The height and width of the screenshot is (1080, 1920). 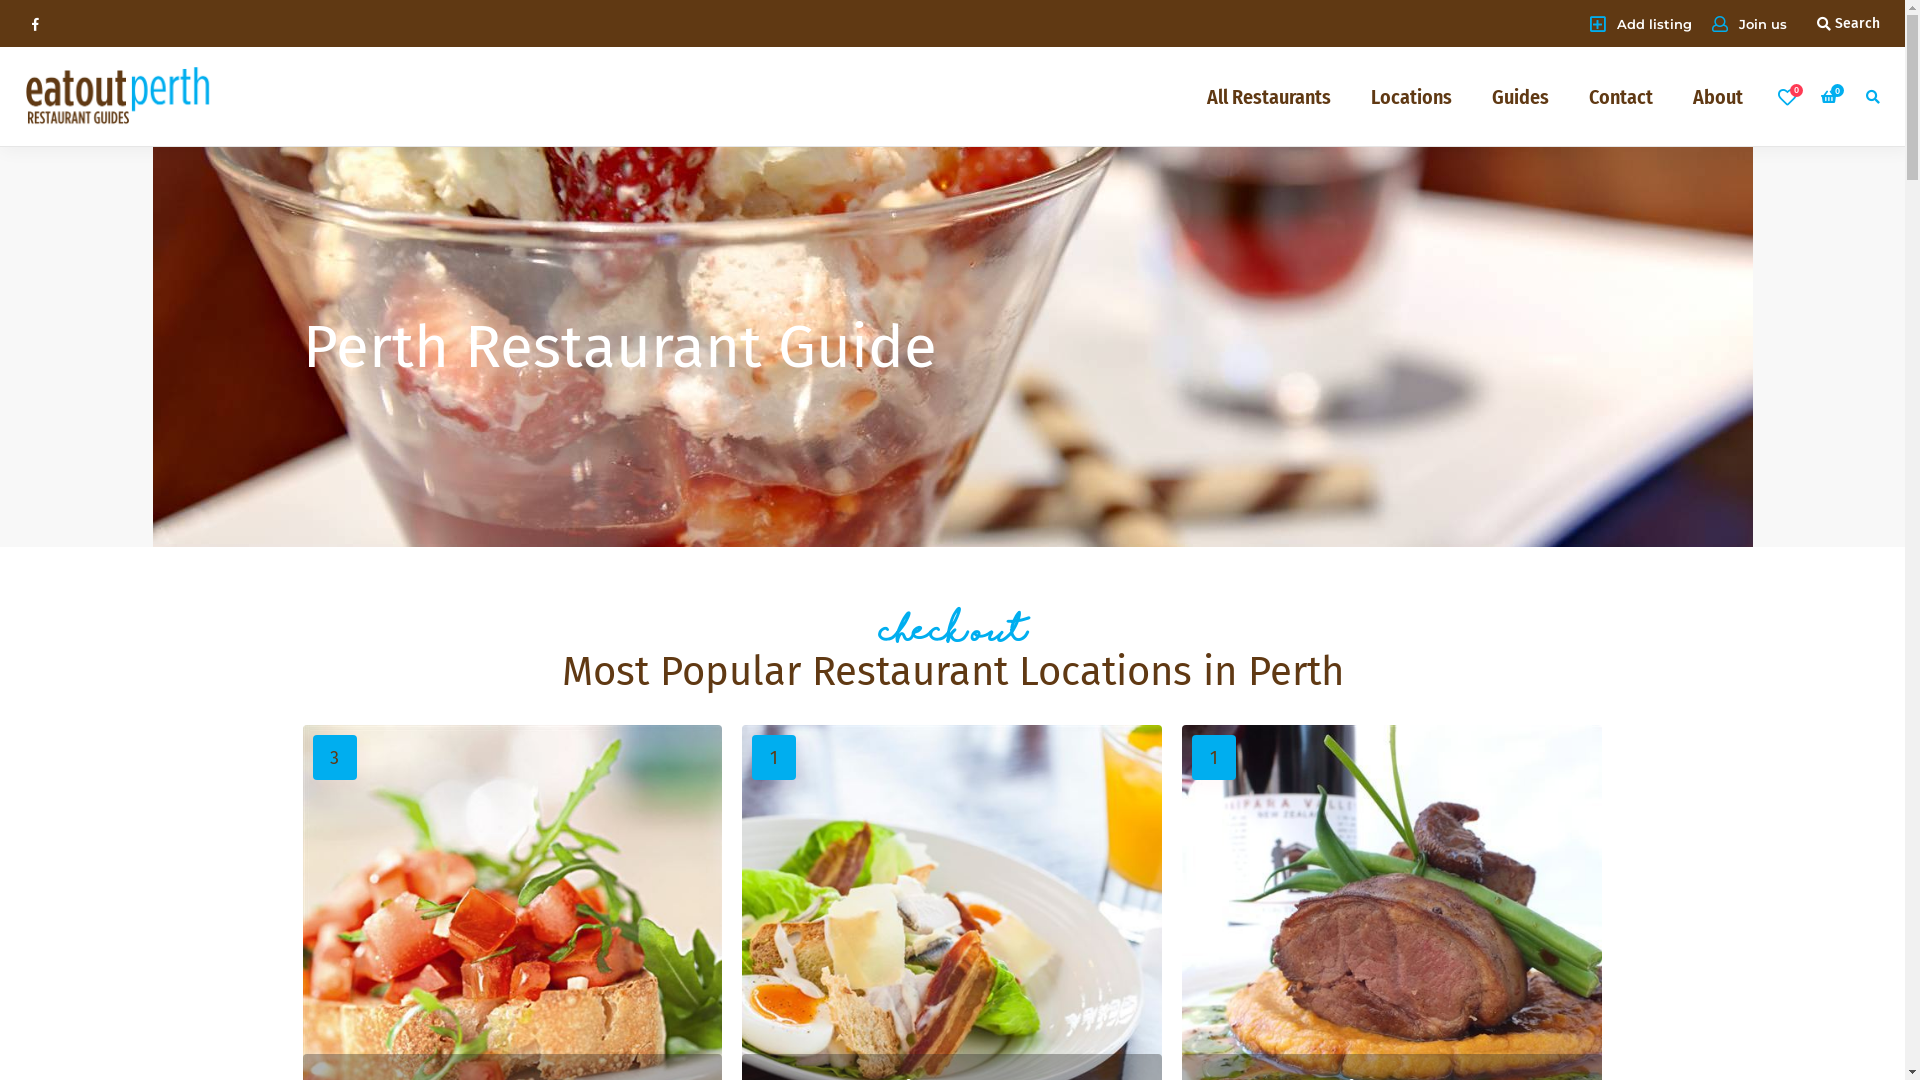 I want to click on '0', so click(x=1786, y=96).